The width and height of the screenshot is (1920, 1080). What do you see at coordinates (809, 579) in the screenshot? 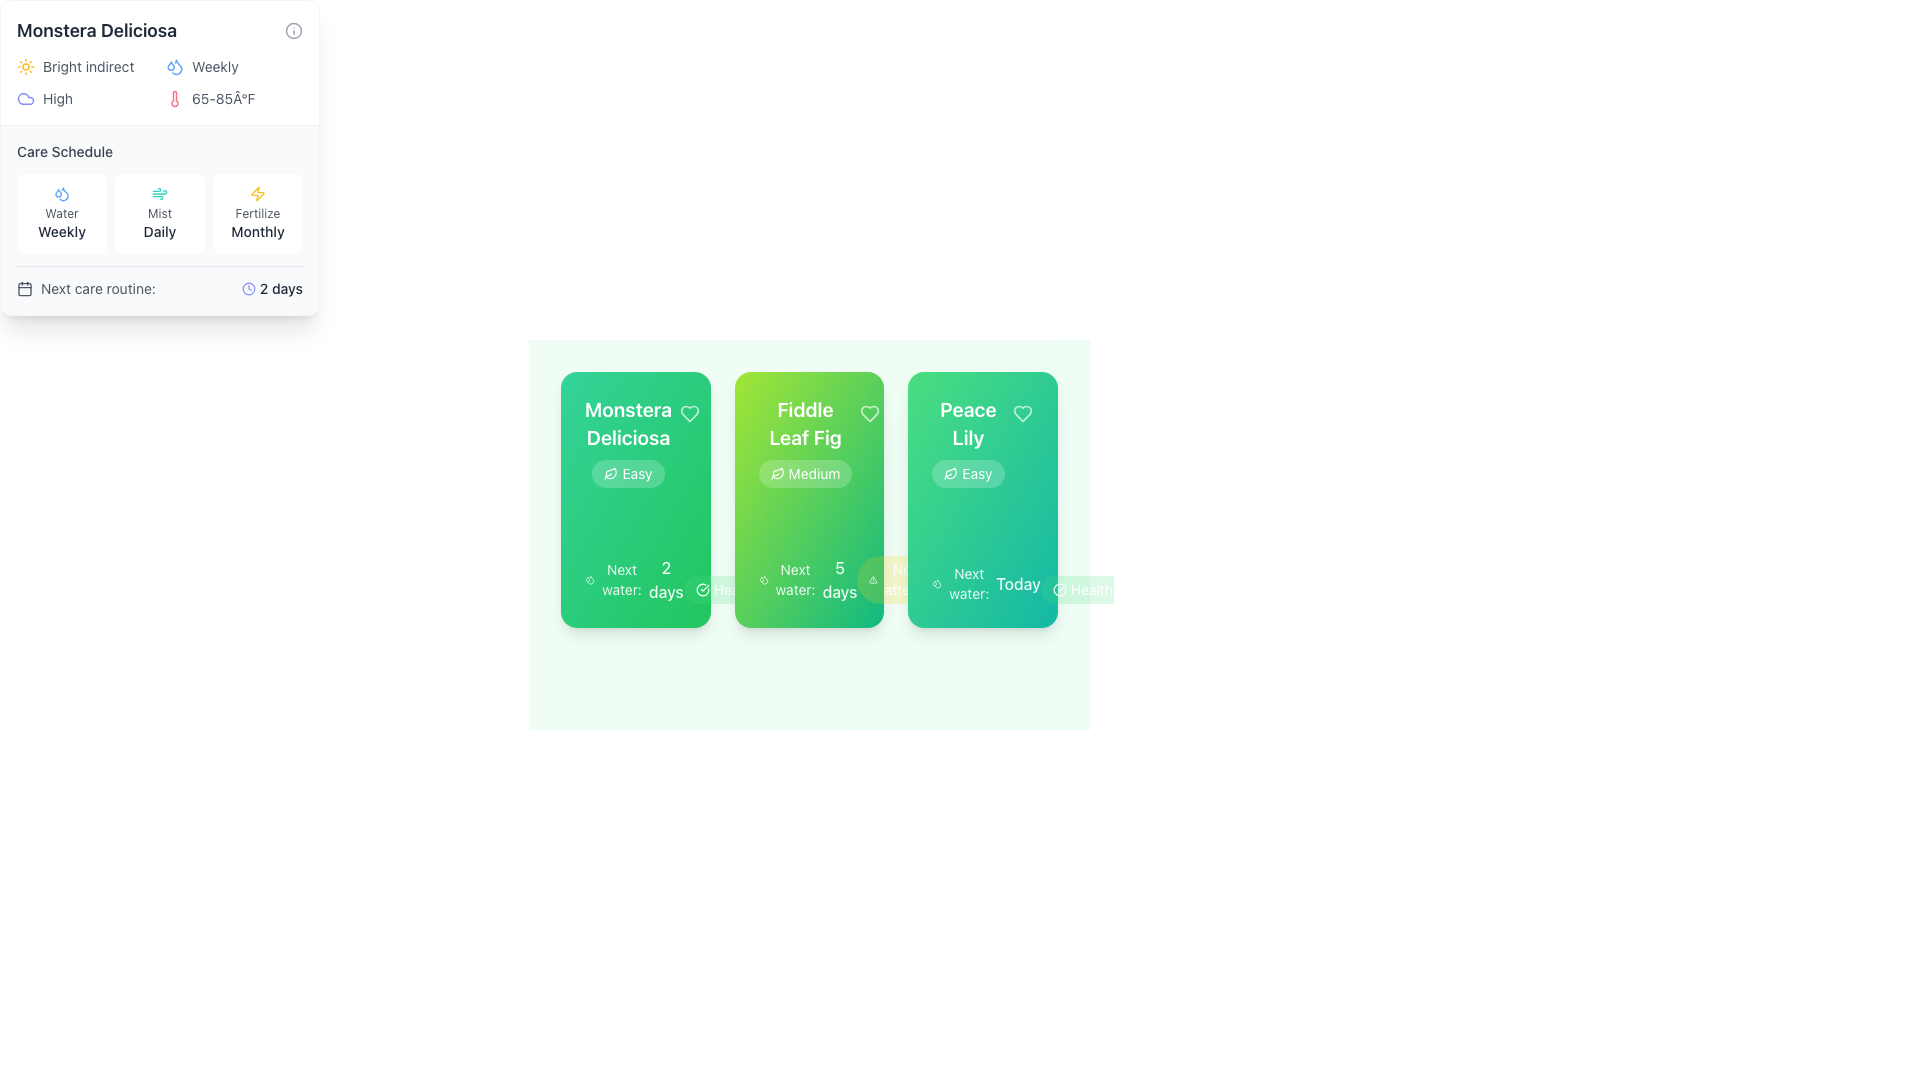
I see `text content 'Next water: 5 days' located at the bottom of the card labeled 'Fiddle Leaf Fig', with '5' in bold for emphasis` at bounding box center [809, 579].